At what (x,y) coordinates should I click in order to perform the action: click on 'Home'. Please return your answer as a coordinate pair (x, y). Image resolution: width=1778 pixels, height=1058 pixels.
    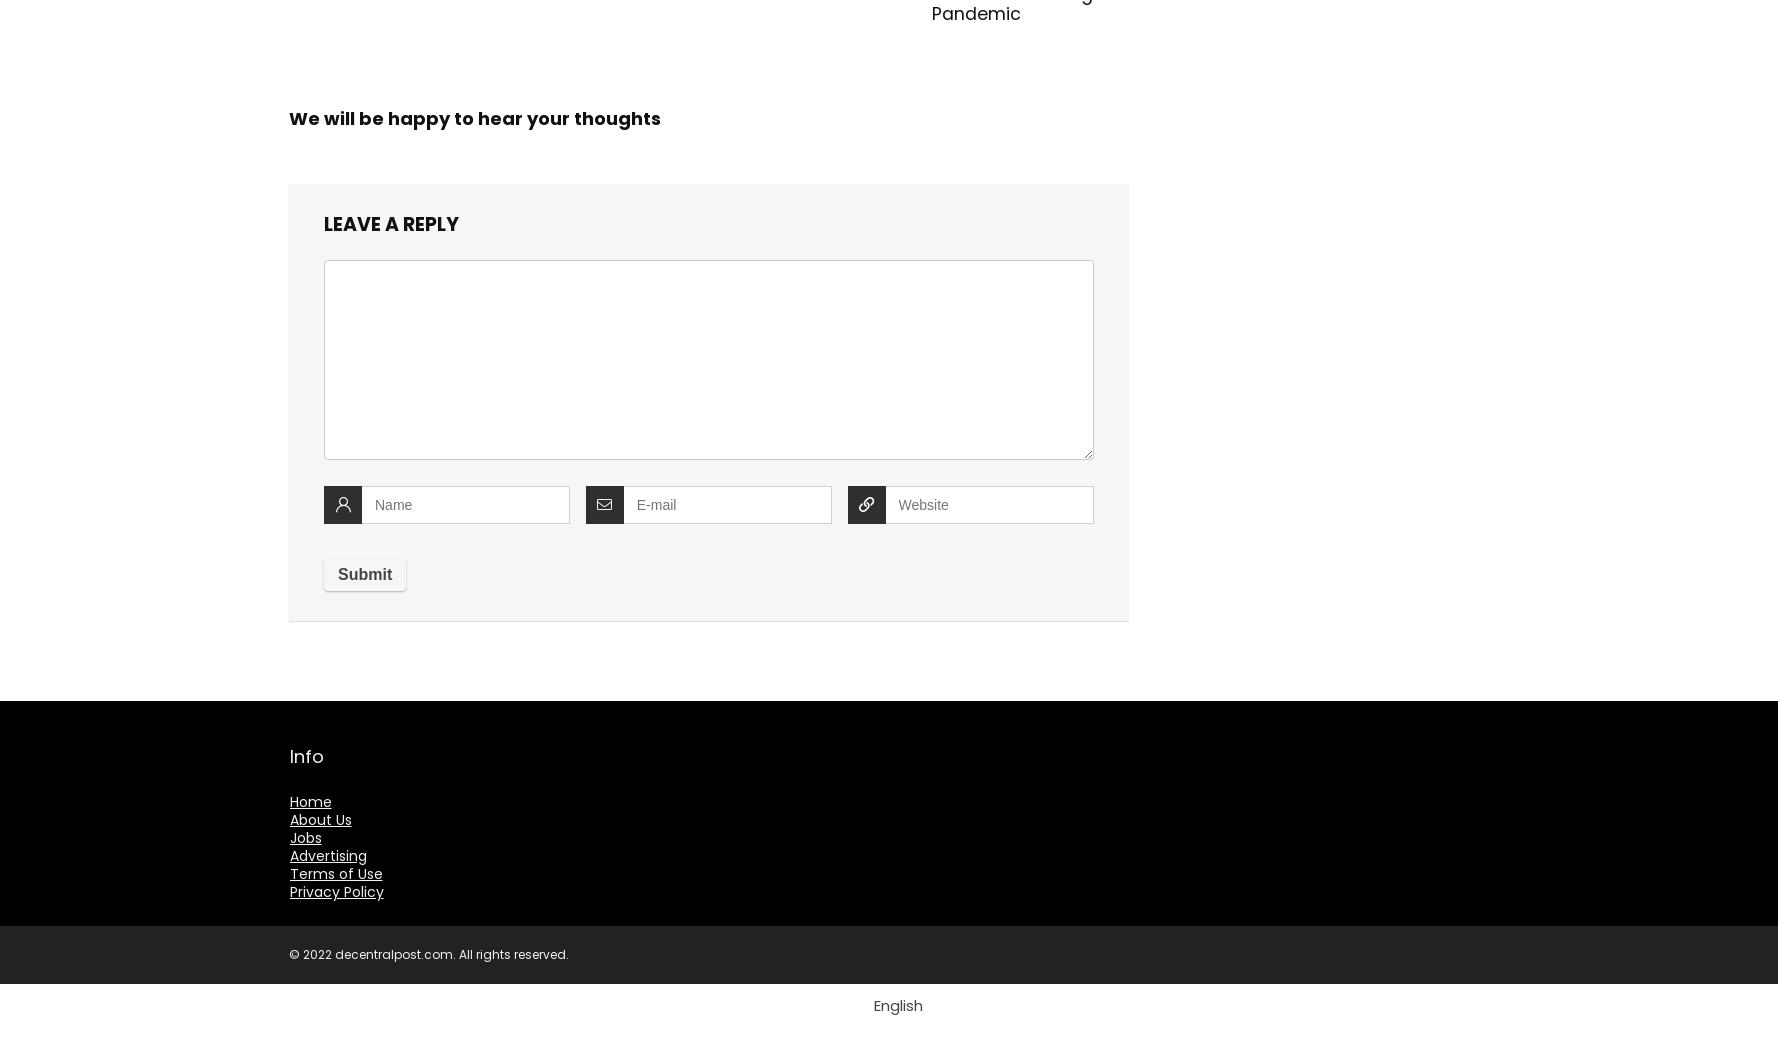
    Looking at the image, I should click on (310, 800).